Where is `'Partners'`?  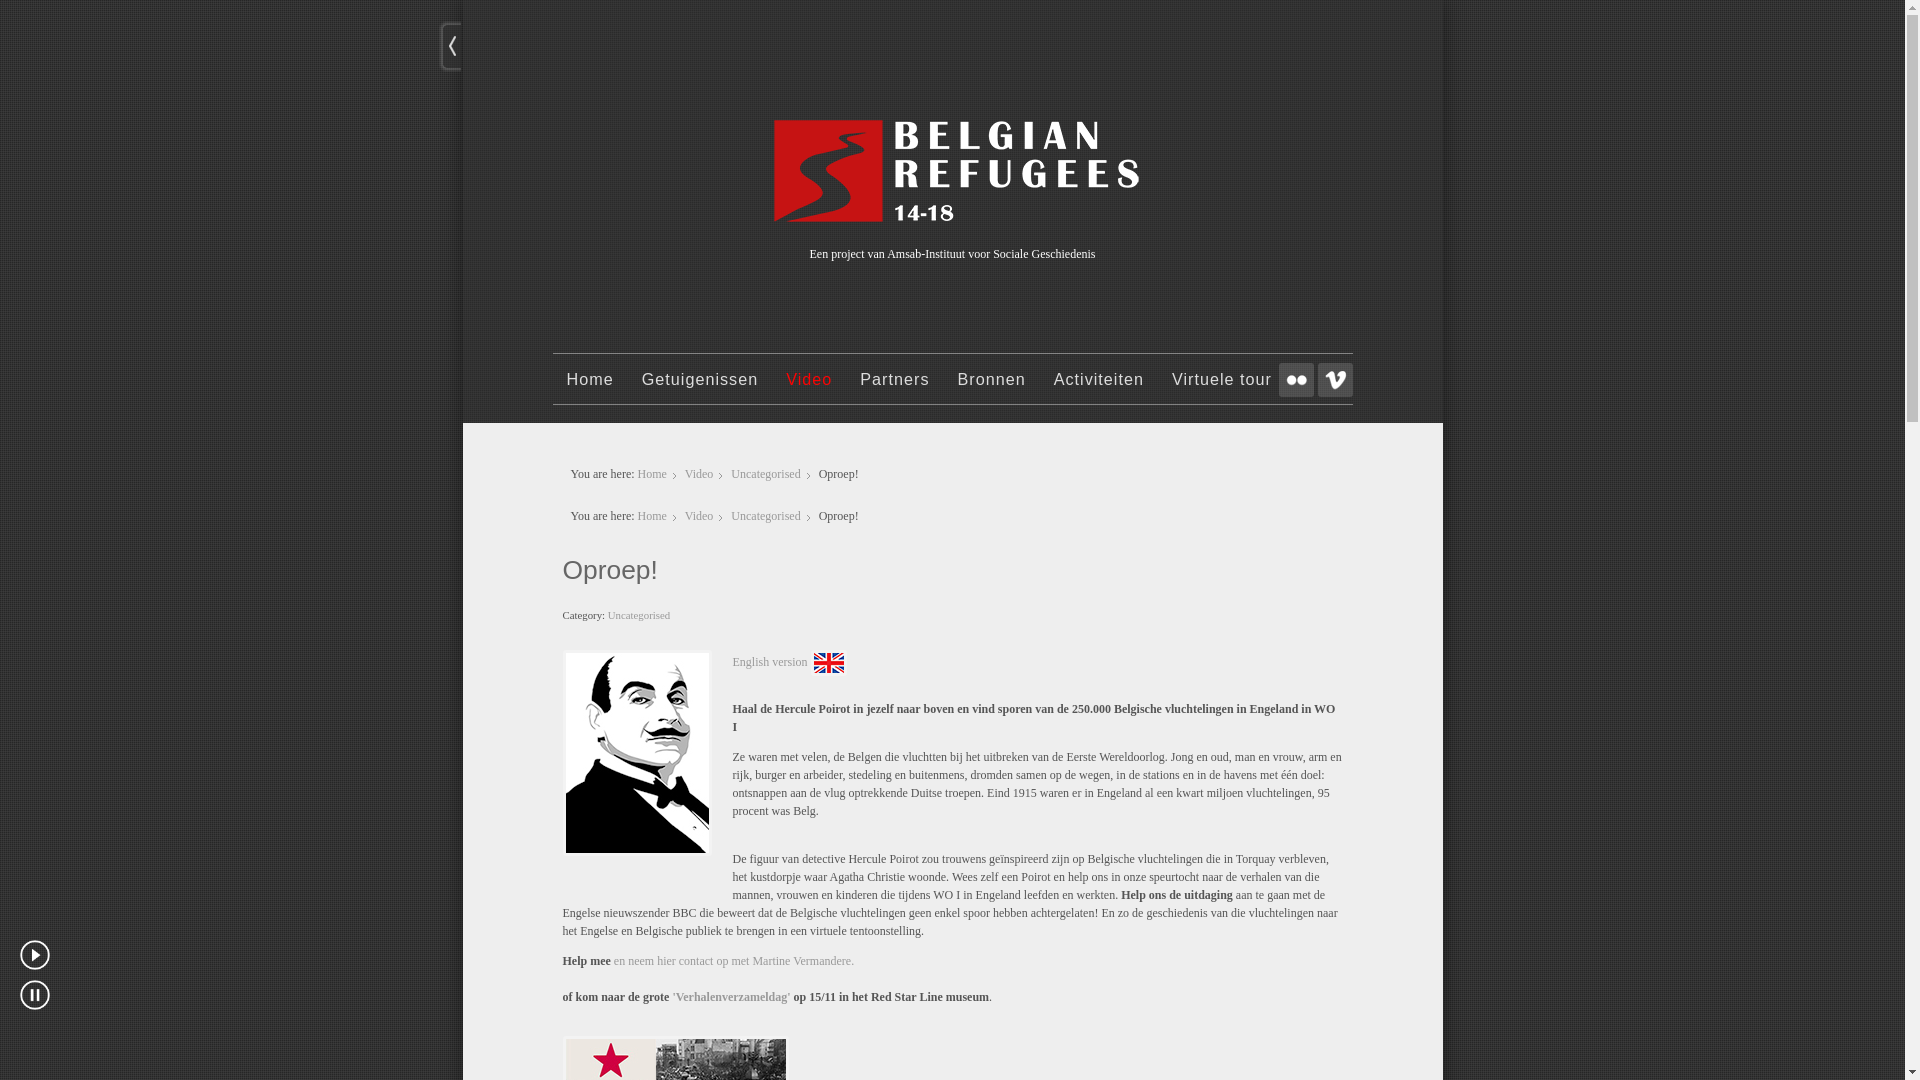 'Partners' is located at coordinates (893, 388).